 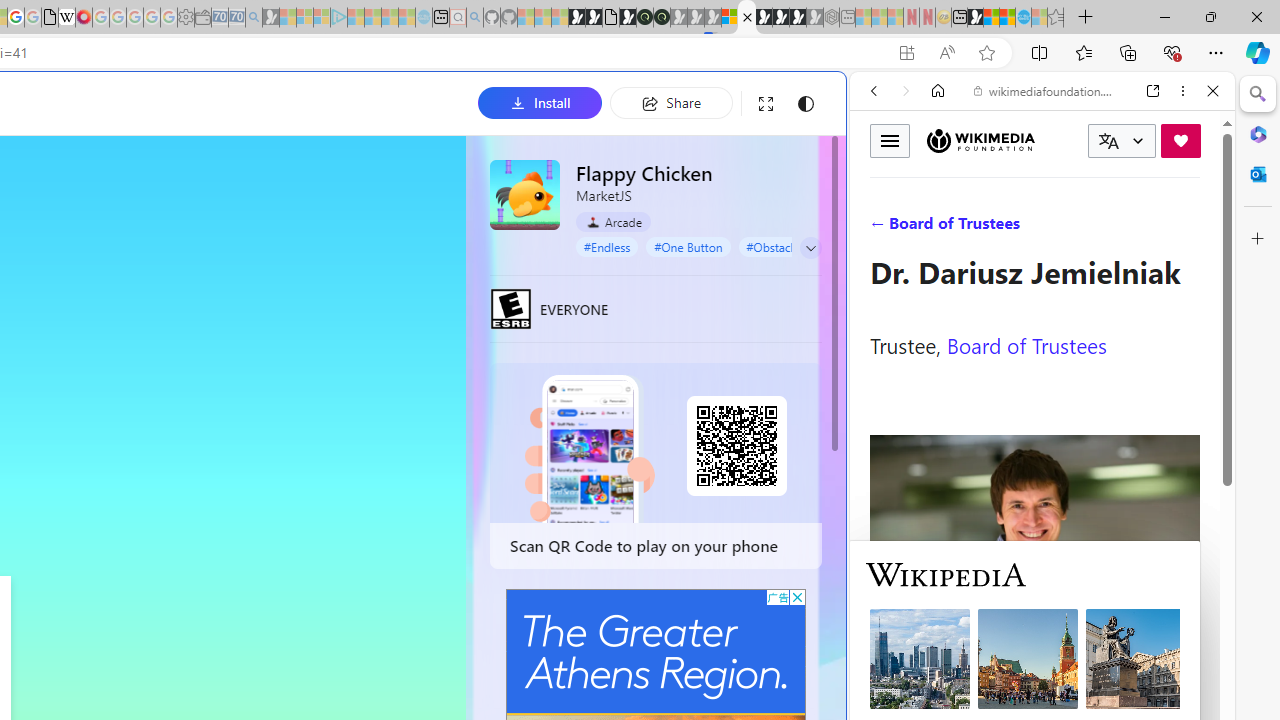 What do you see at coordinates (881, 180) in the screenshot?
I see `'Web scope'` at bounding box center [881, 180].